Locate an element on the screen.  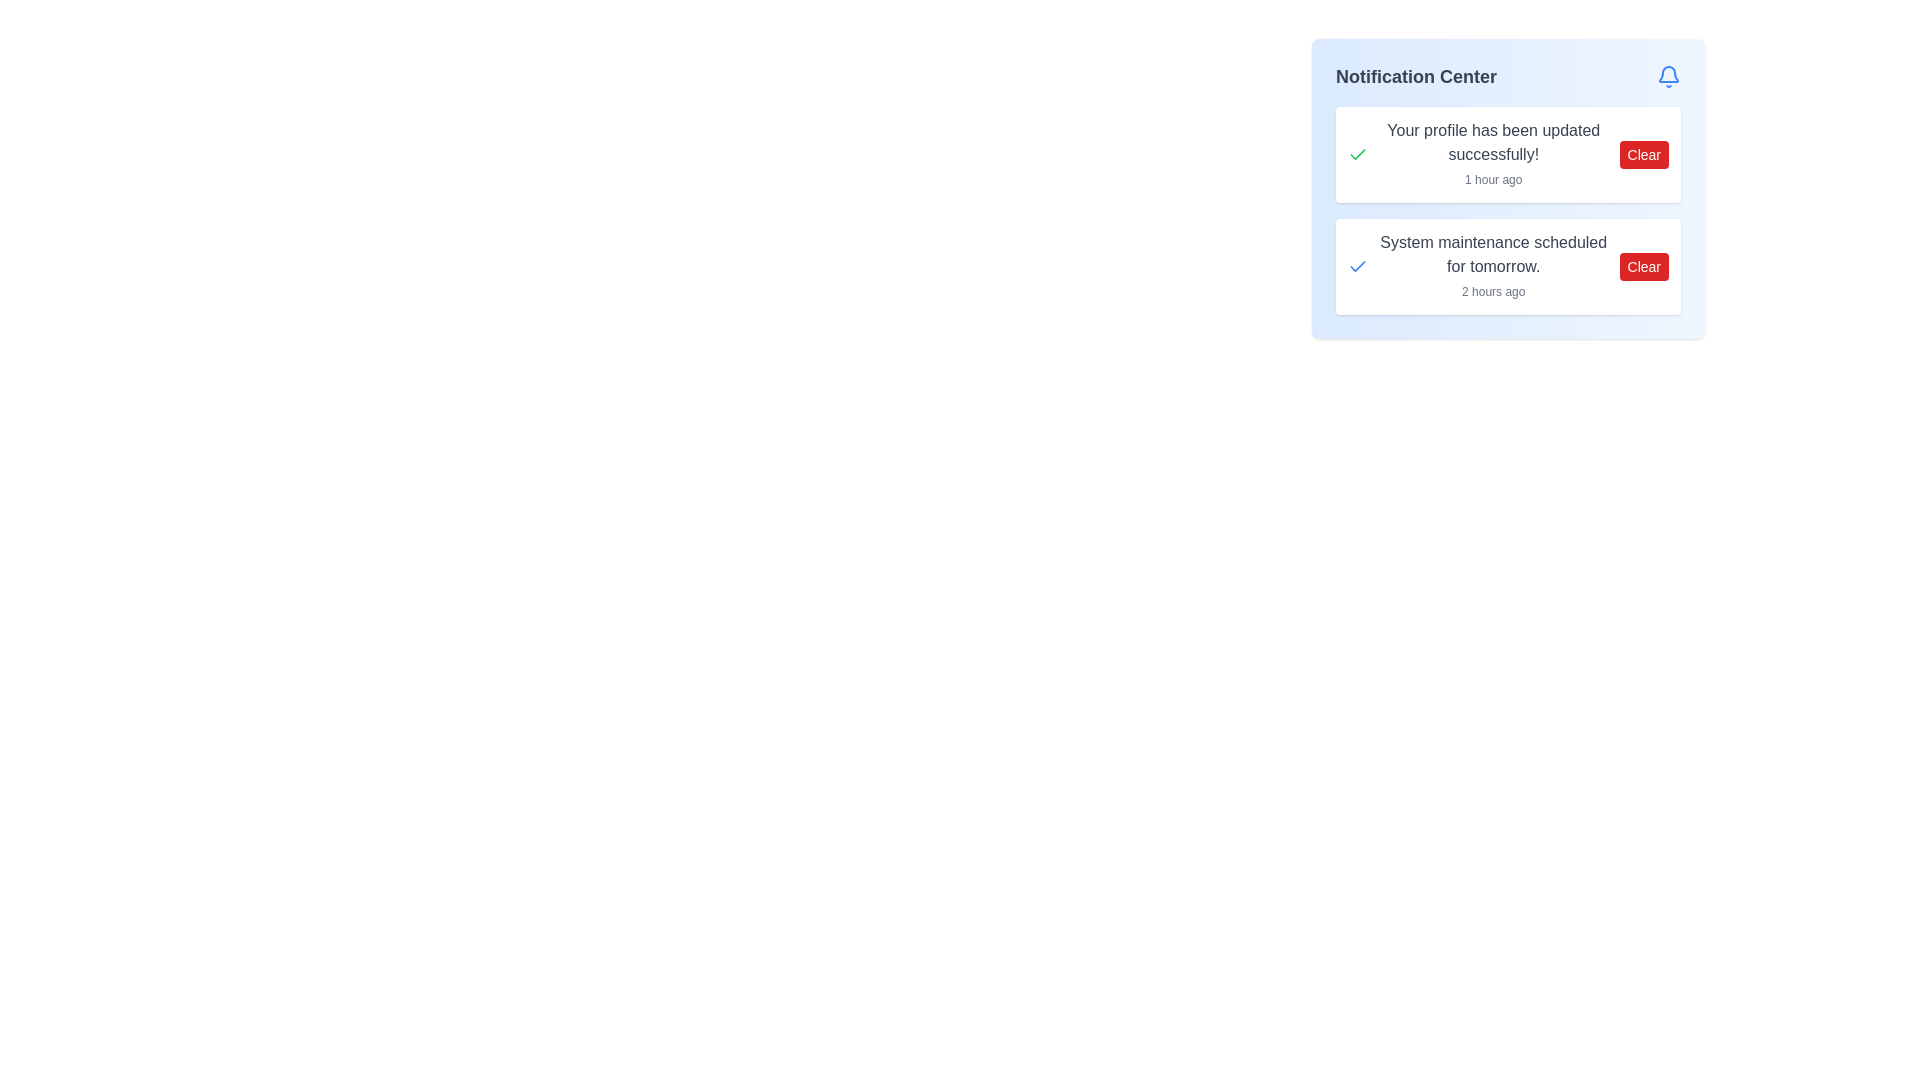
the text label displaying 'System maintenance scheduled for tomorrow.' within the notification card in the Notification Center is located at coordinates (1493, 253).